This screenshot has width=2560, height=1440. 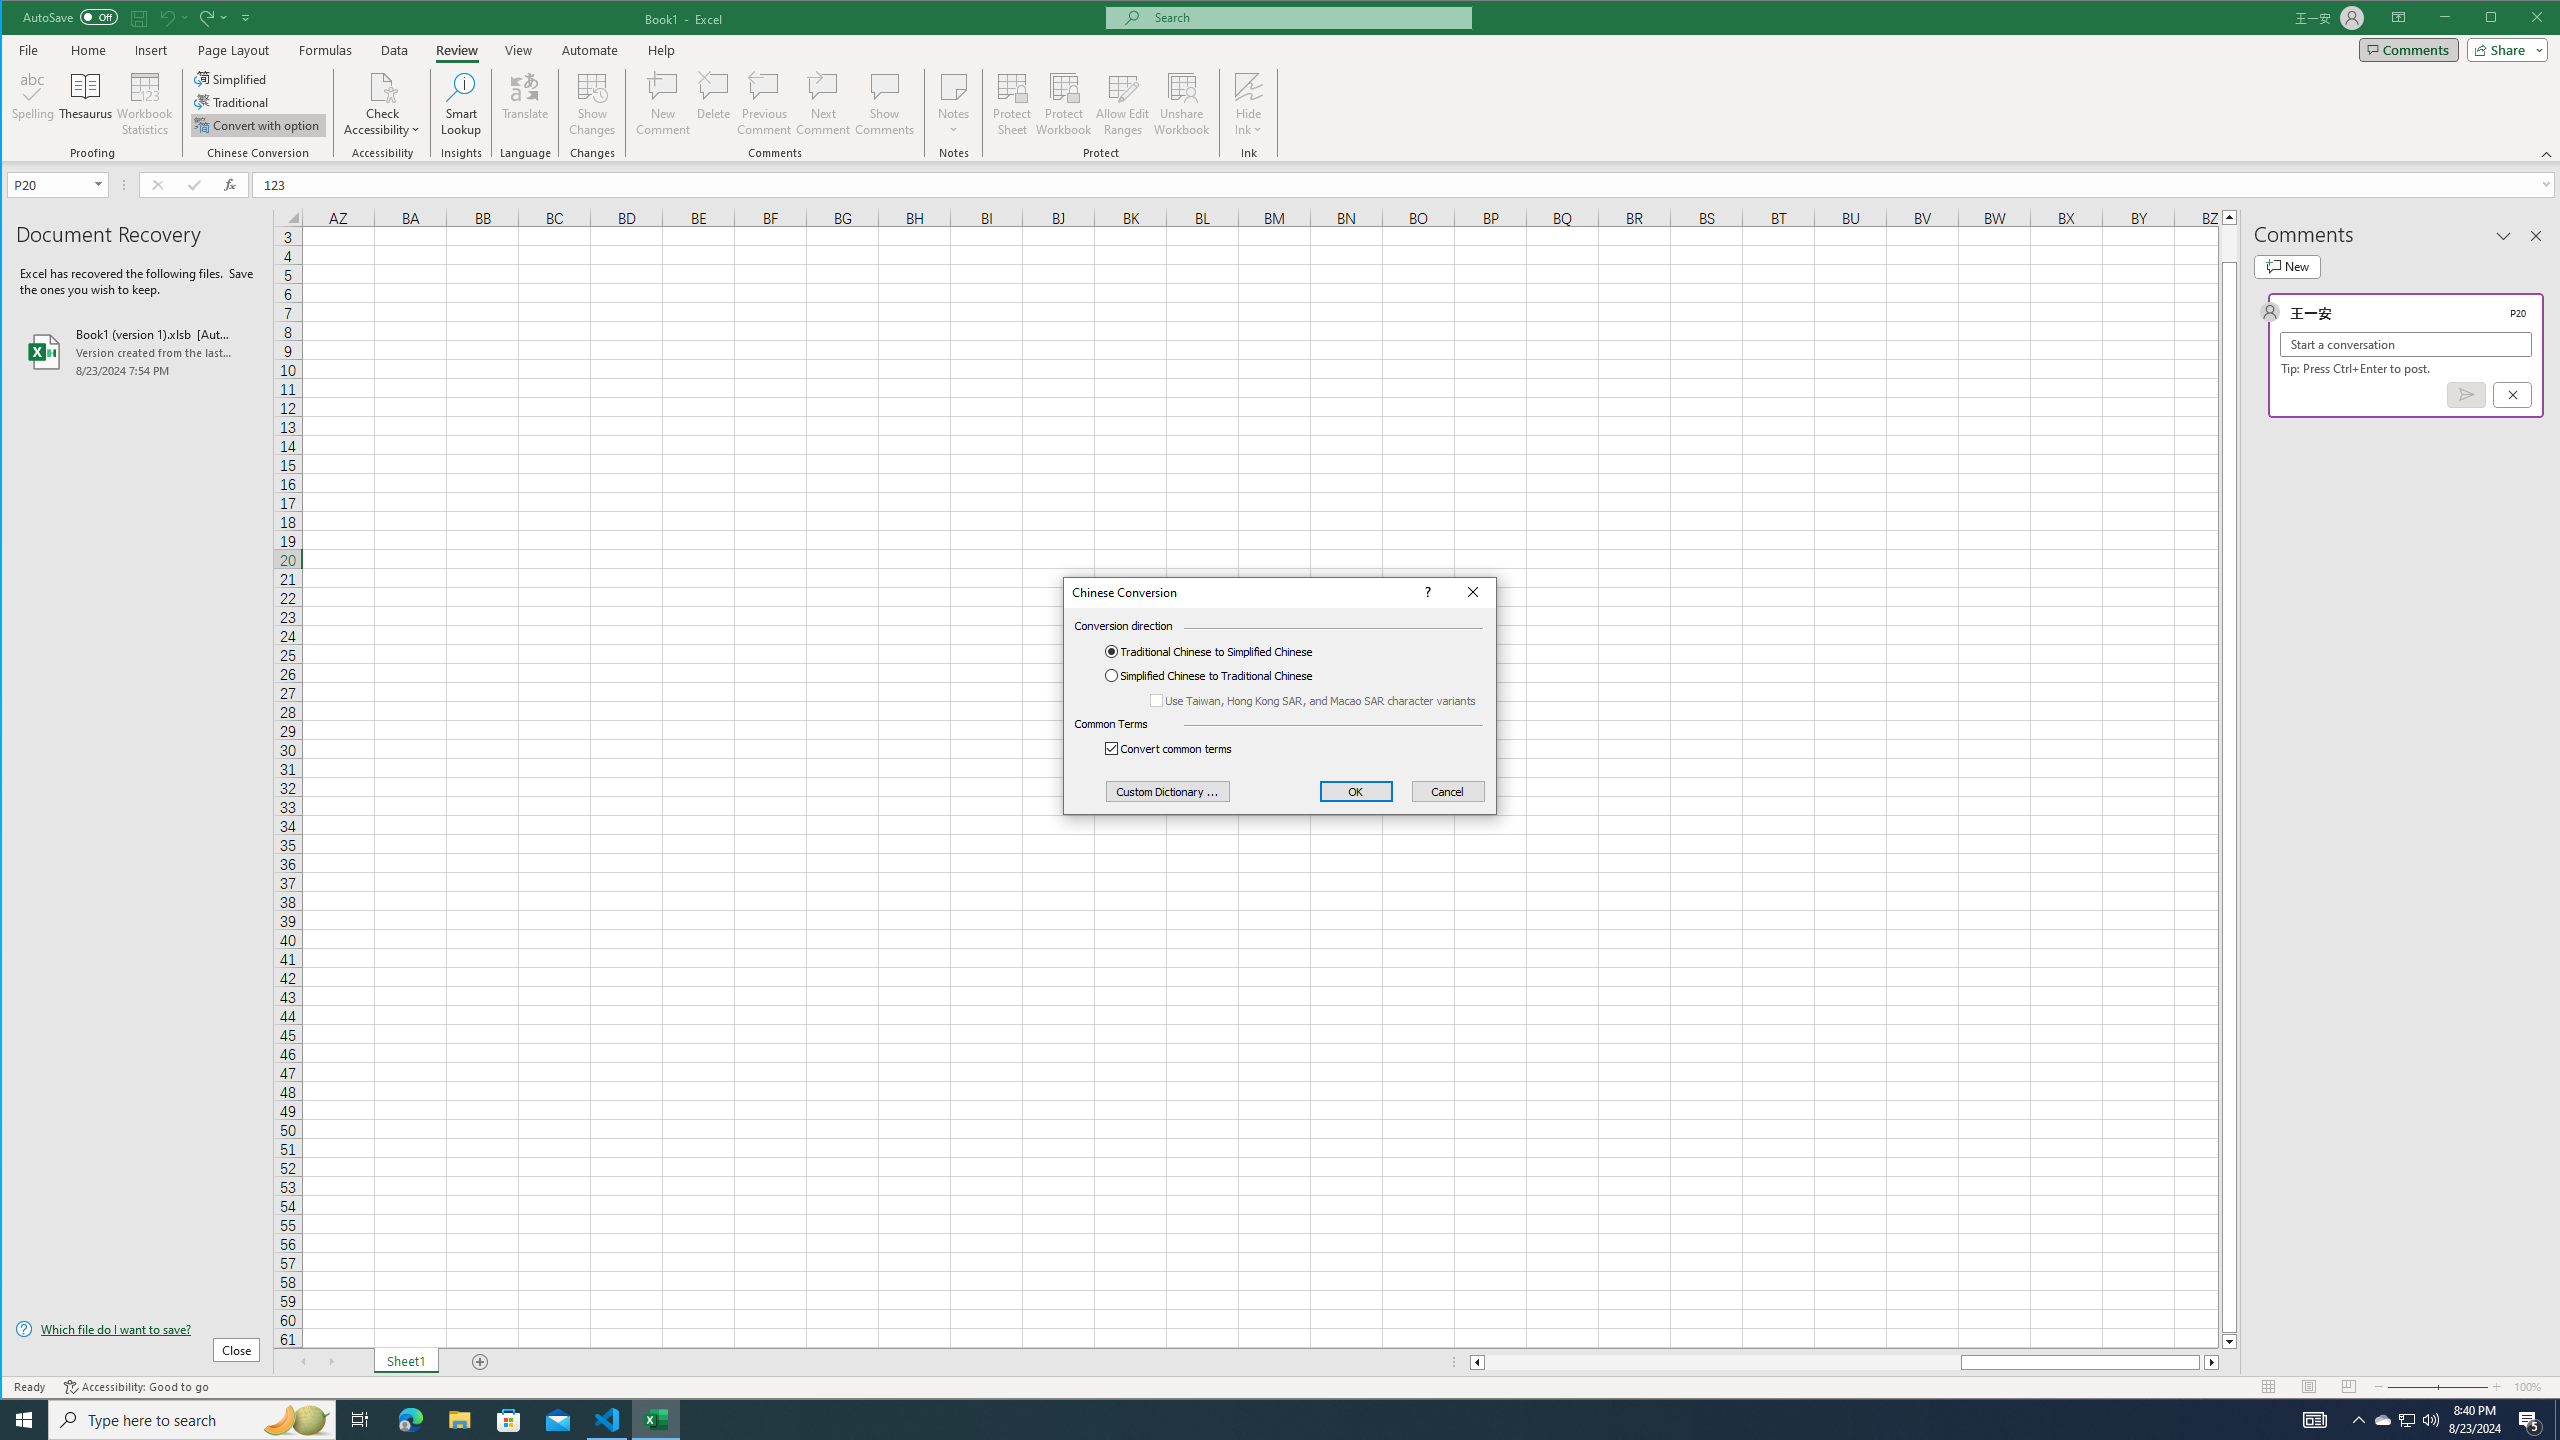 I want to click on 'Microsoft search', so click(x=1304, y=18).